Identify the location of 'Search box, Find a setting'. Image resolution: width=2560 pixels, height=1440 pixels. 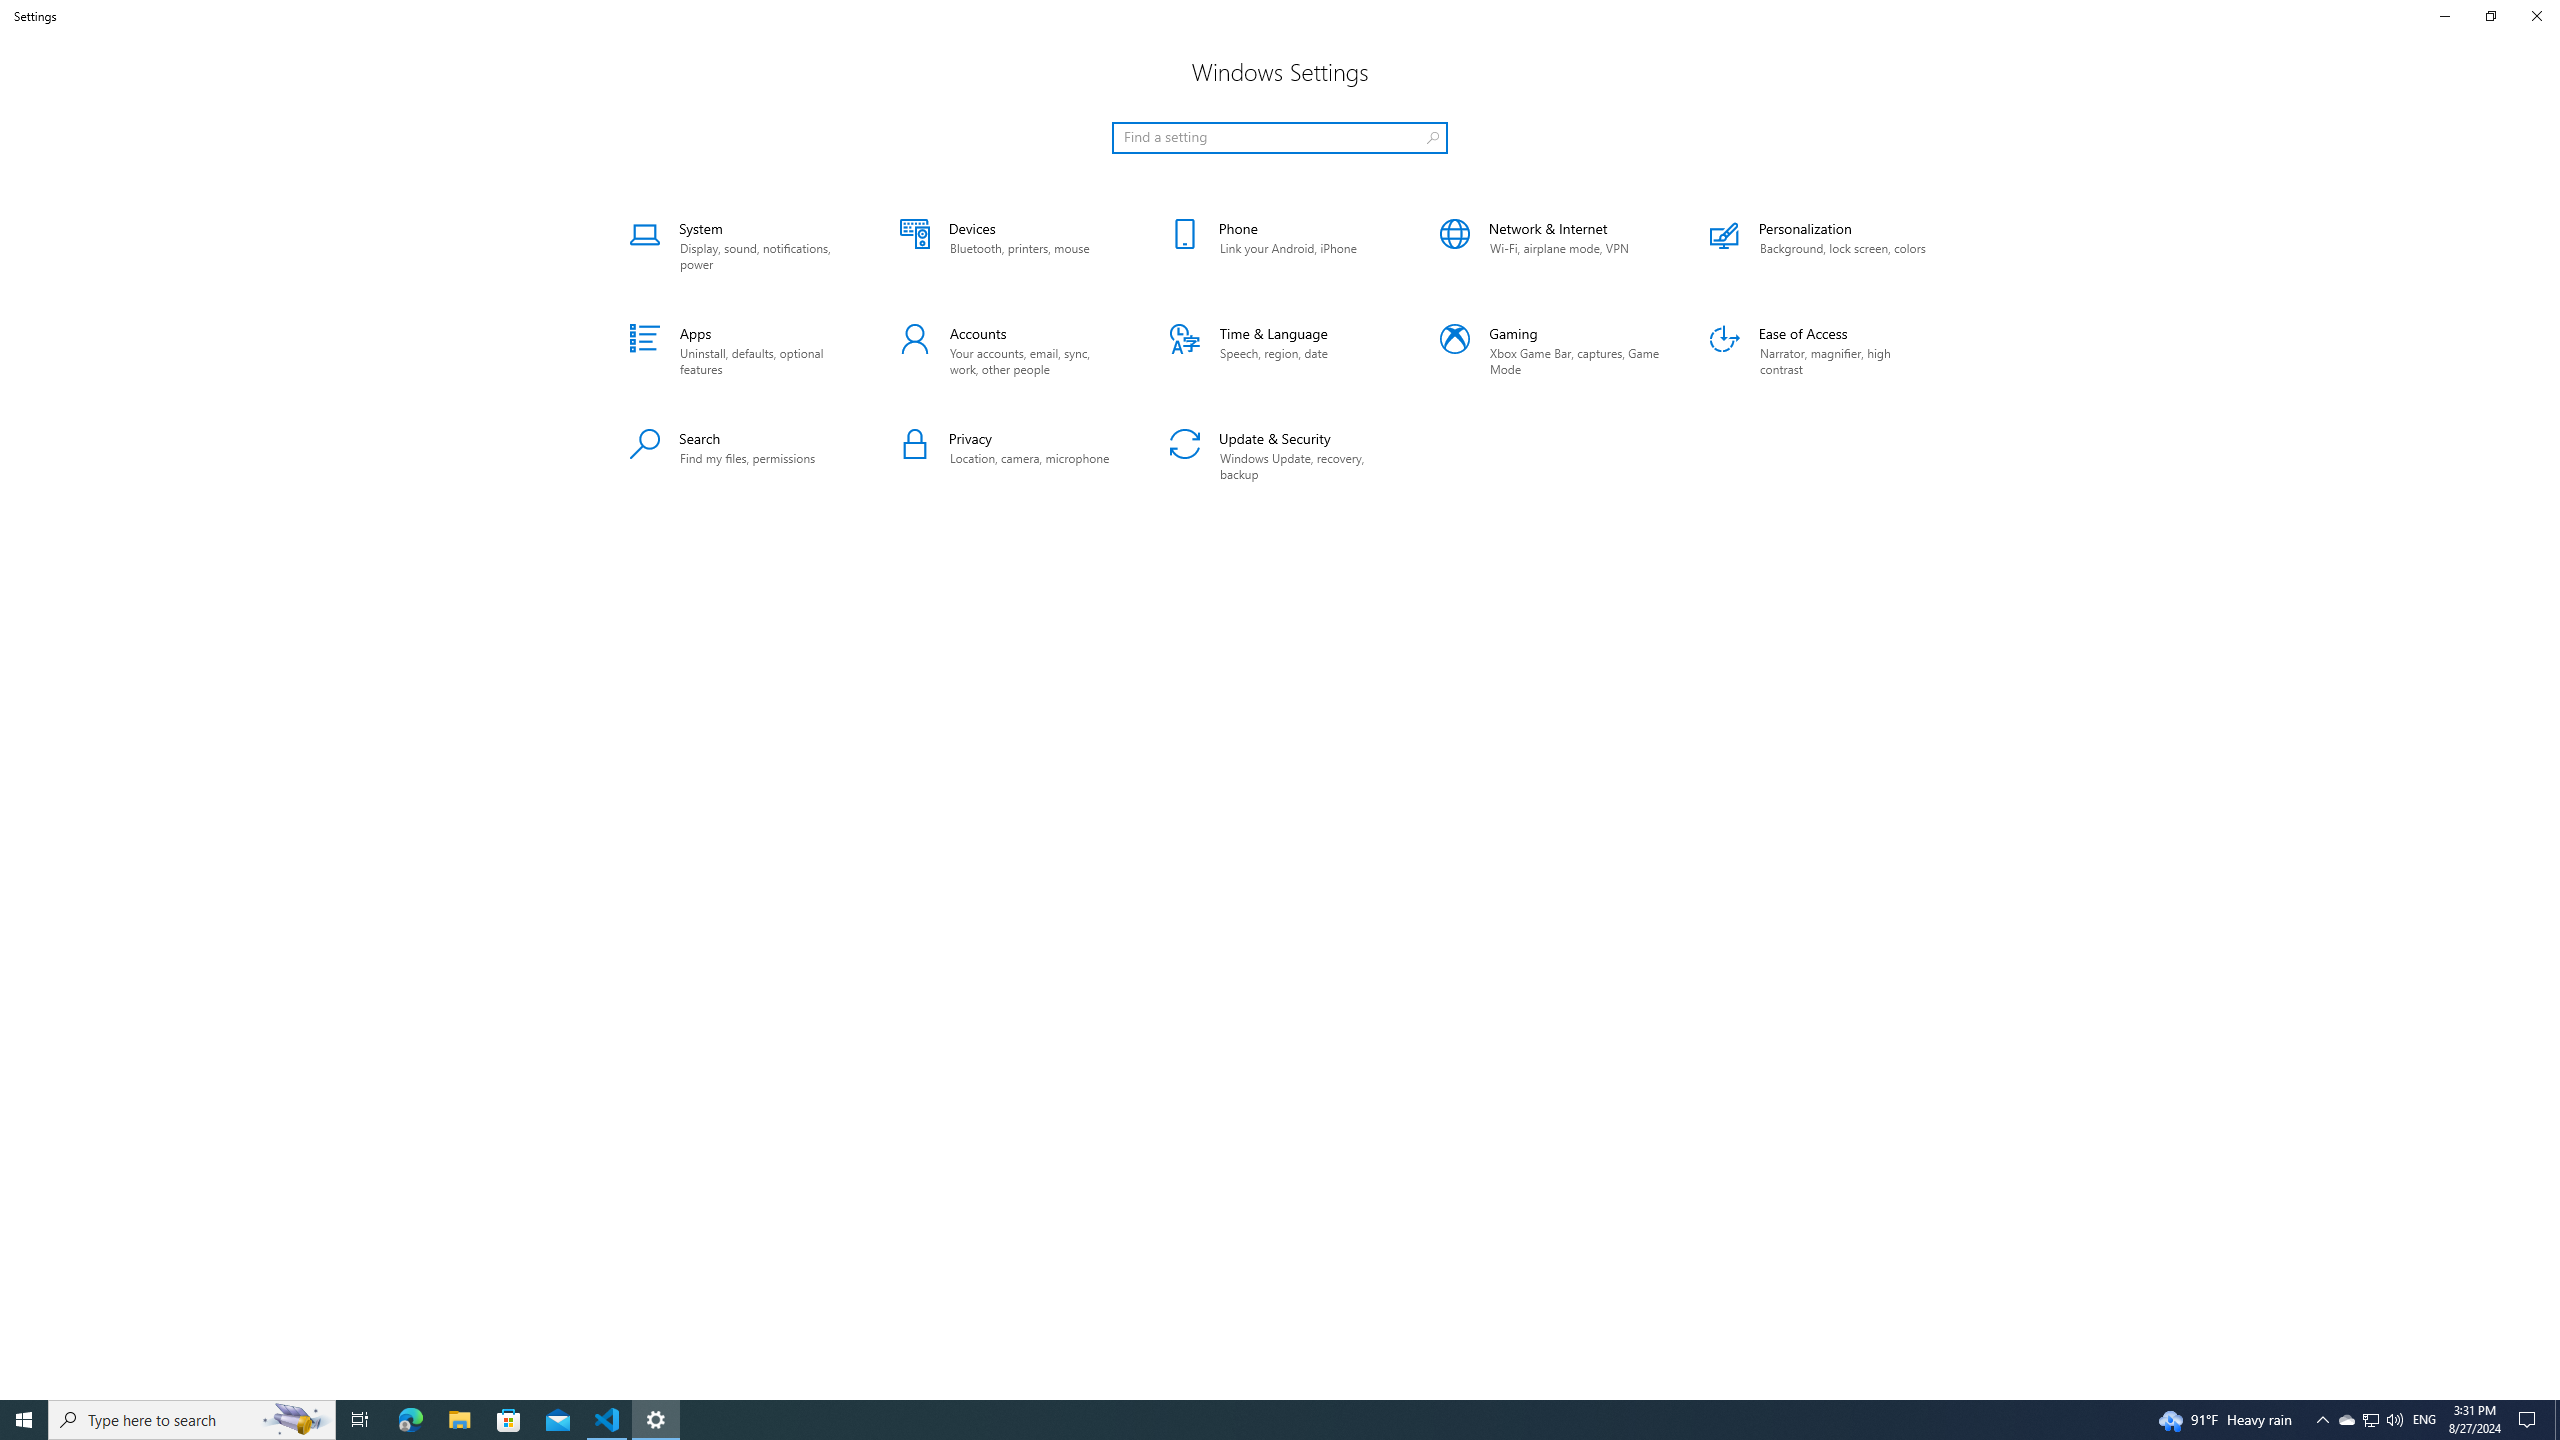
(1280, 137).